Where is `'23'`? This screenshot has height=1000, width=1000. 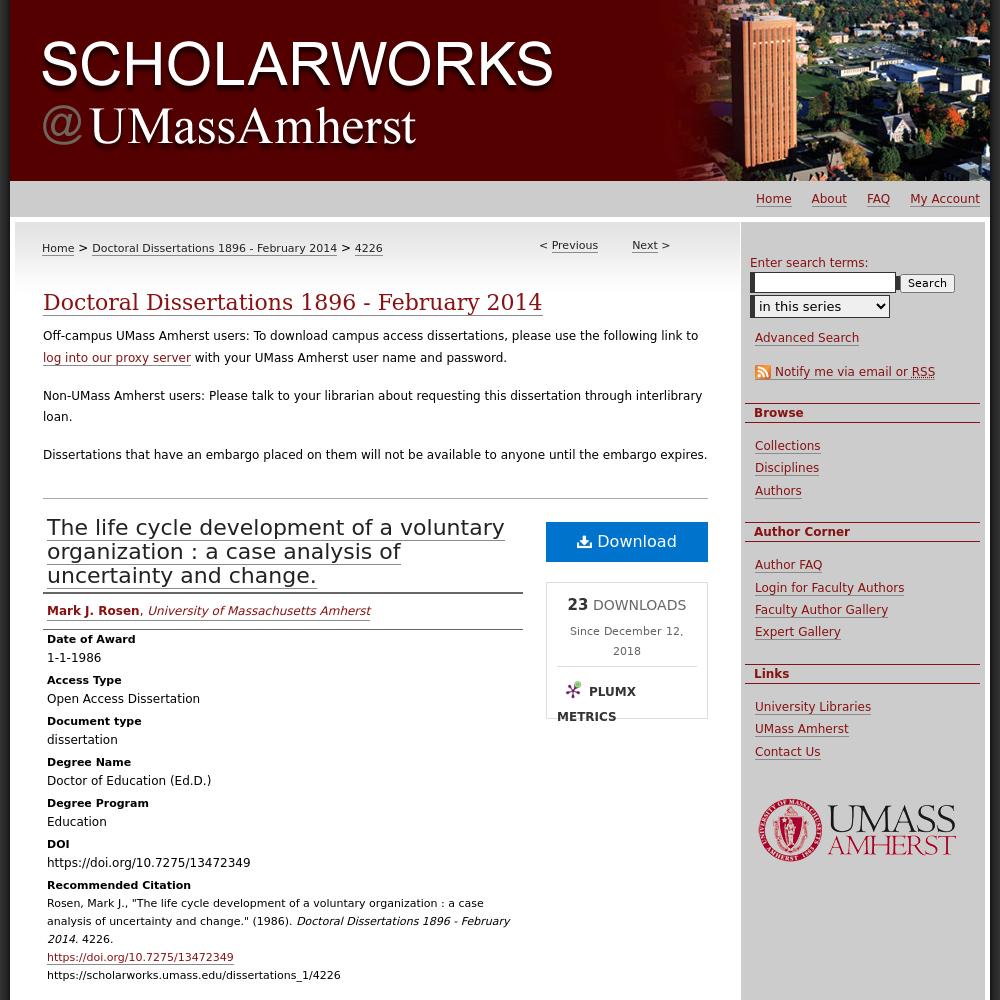
'23' is located at coordinates (566, 604).